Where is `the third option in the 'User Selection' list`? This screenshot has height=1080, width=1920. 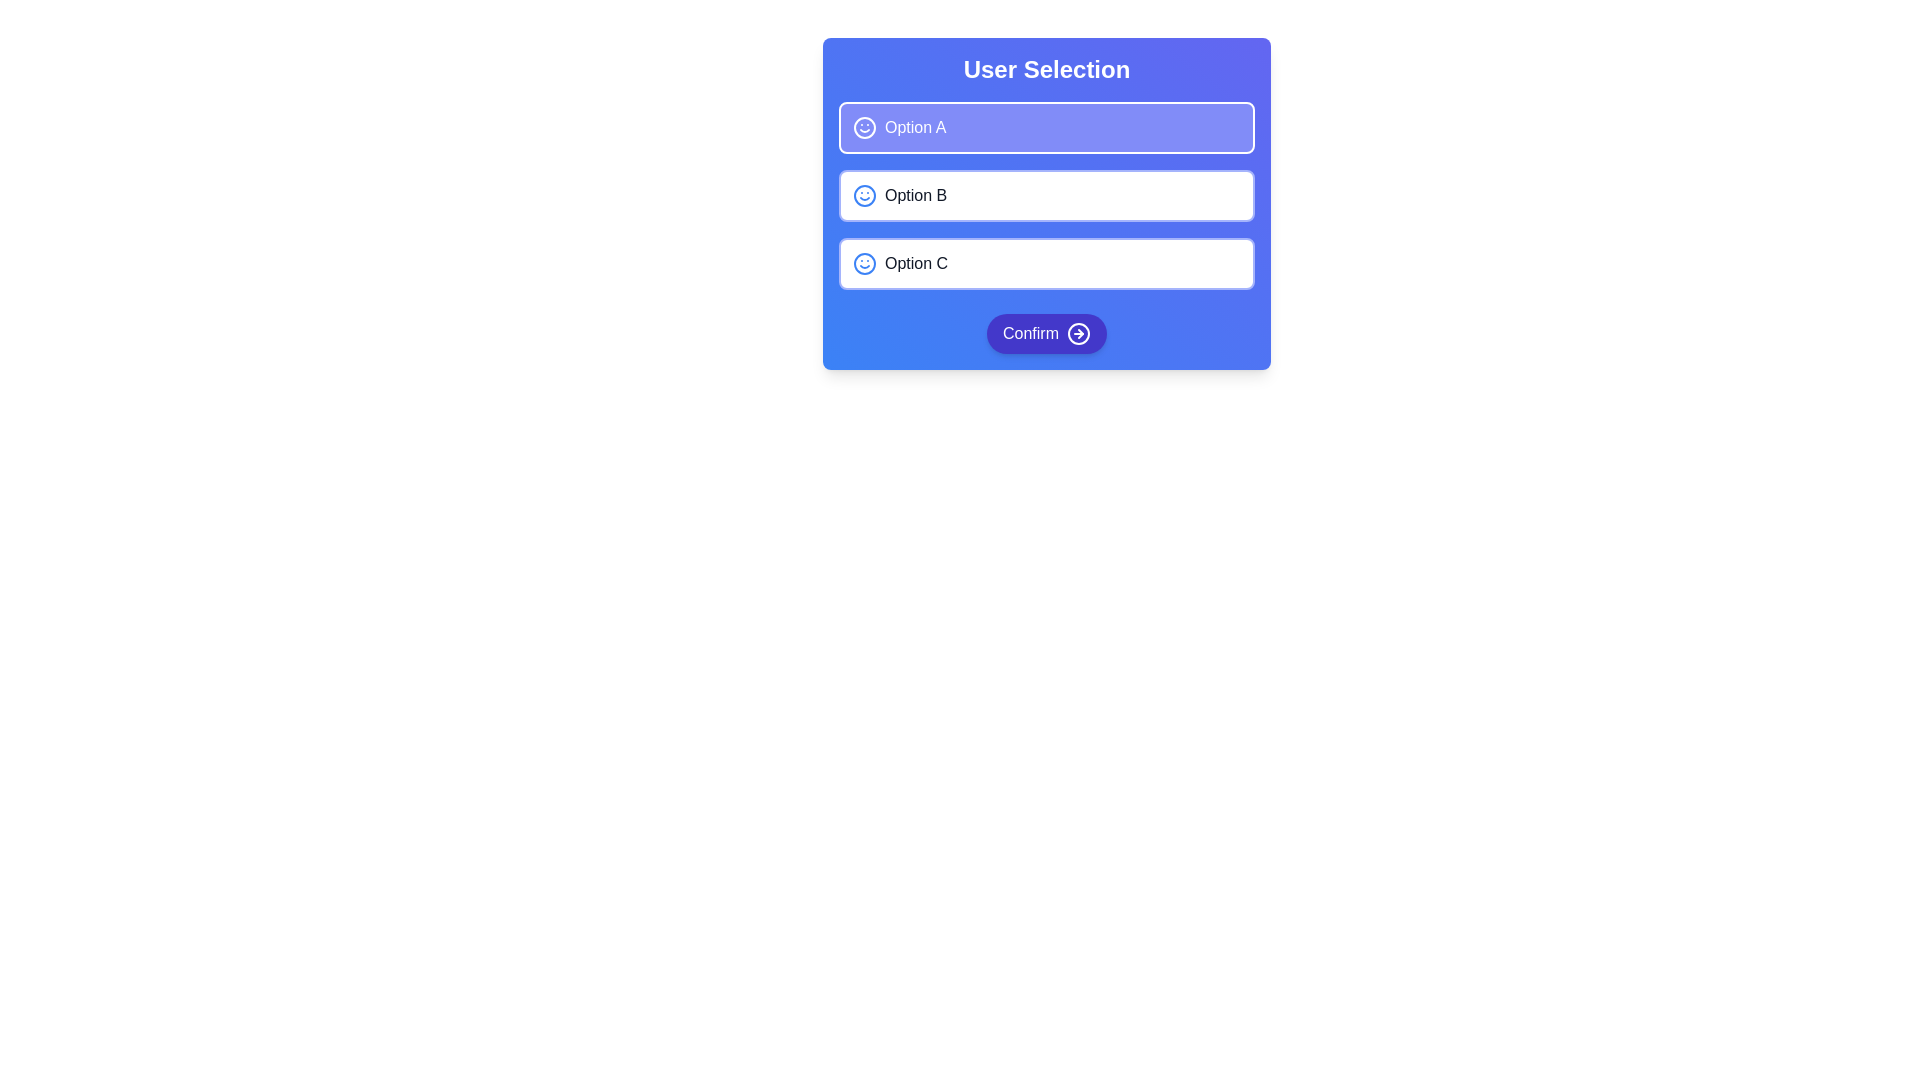
the third option in the 'User Selection' list is located at coordinates (1045, 262).